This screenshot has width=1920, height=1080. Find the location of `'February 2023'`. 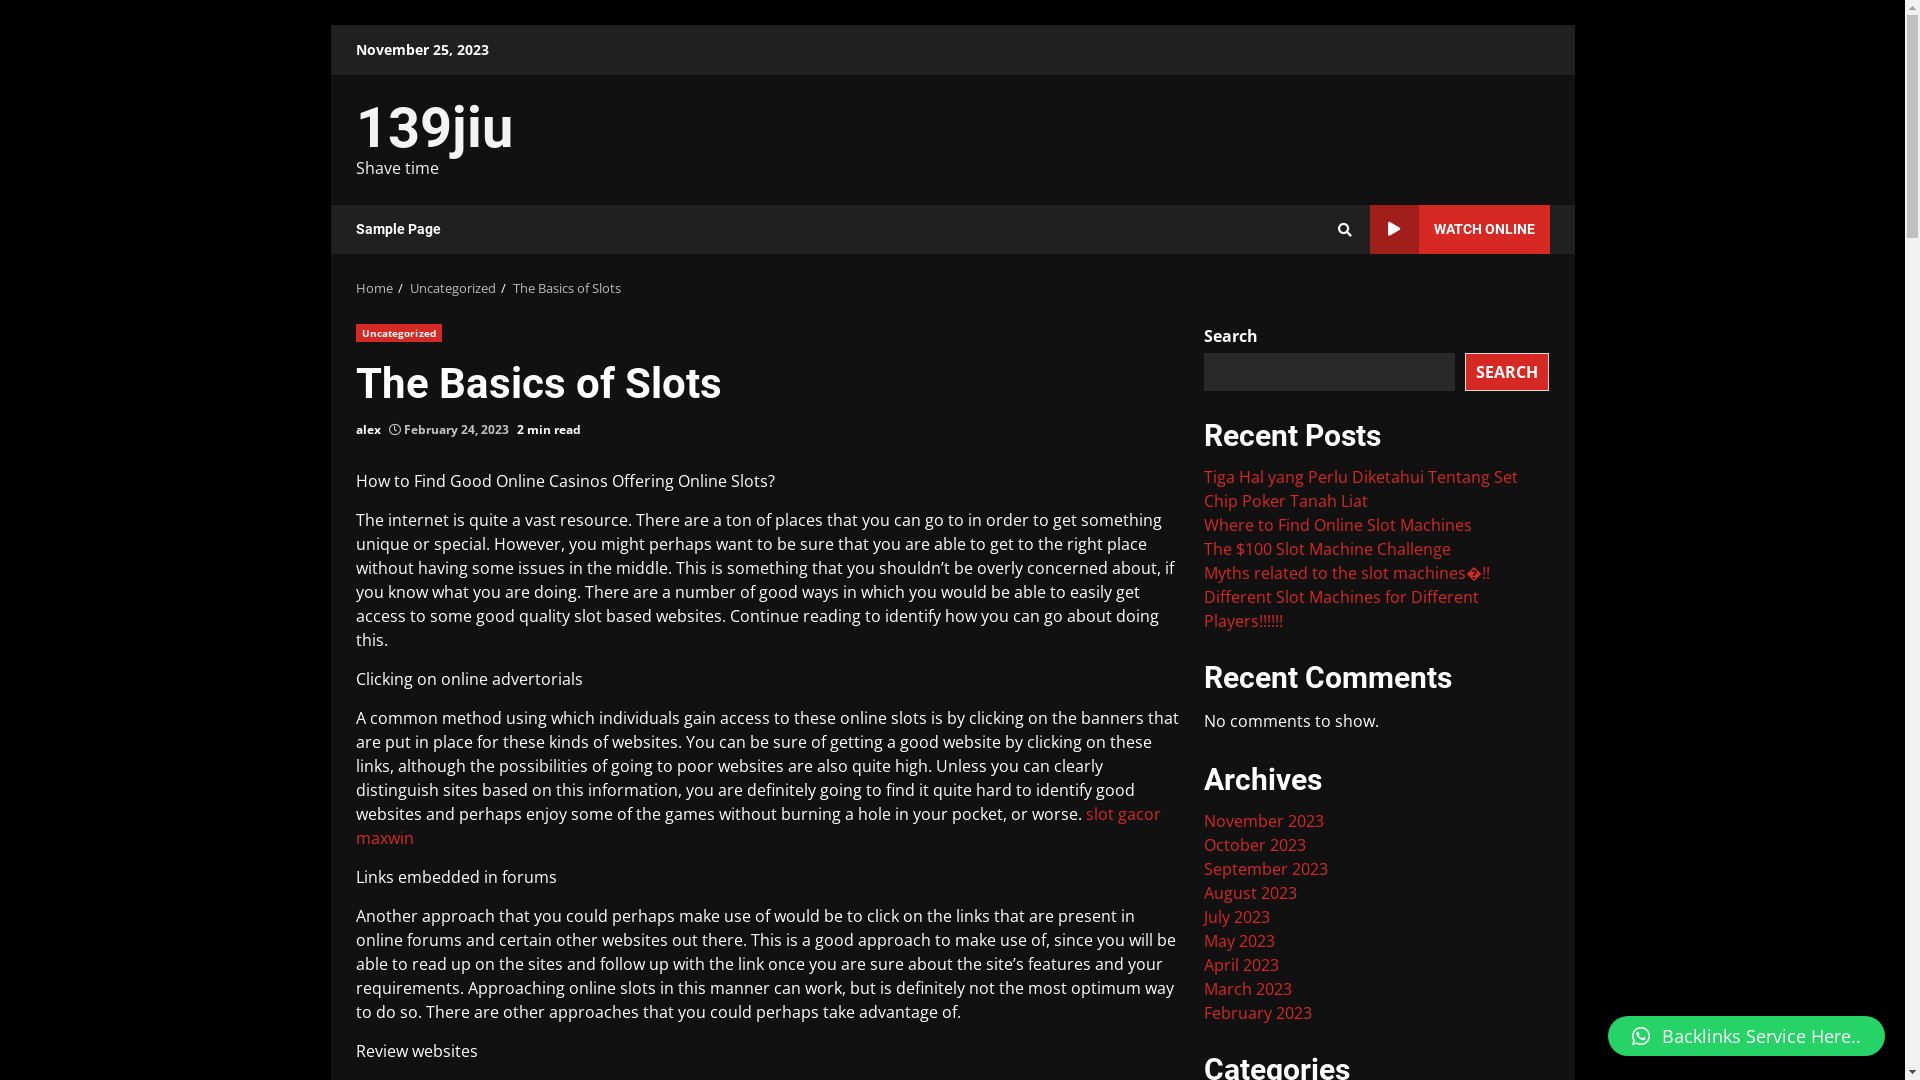

'February 2023' is located at coordinates (1203, 1013).